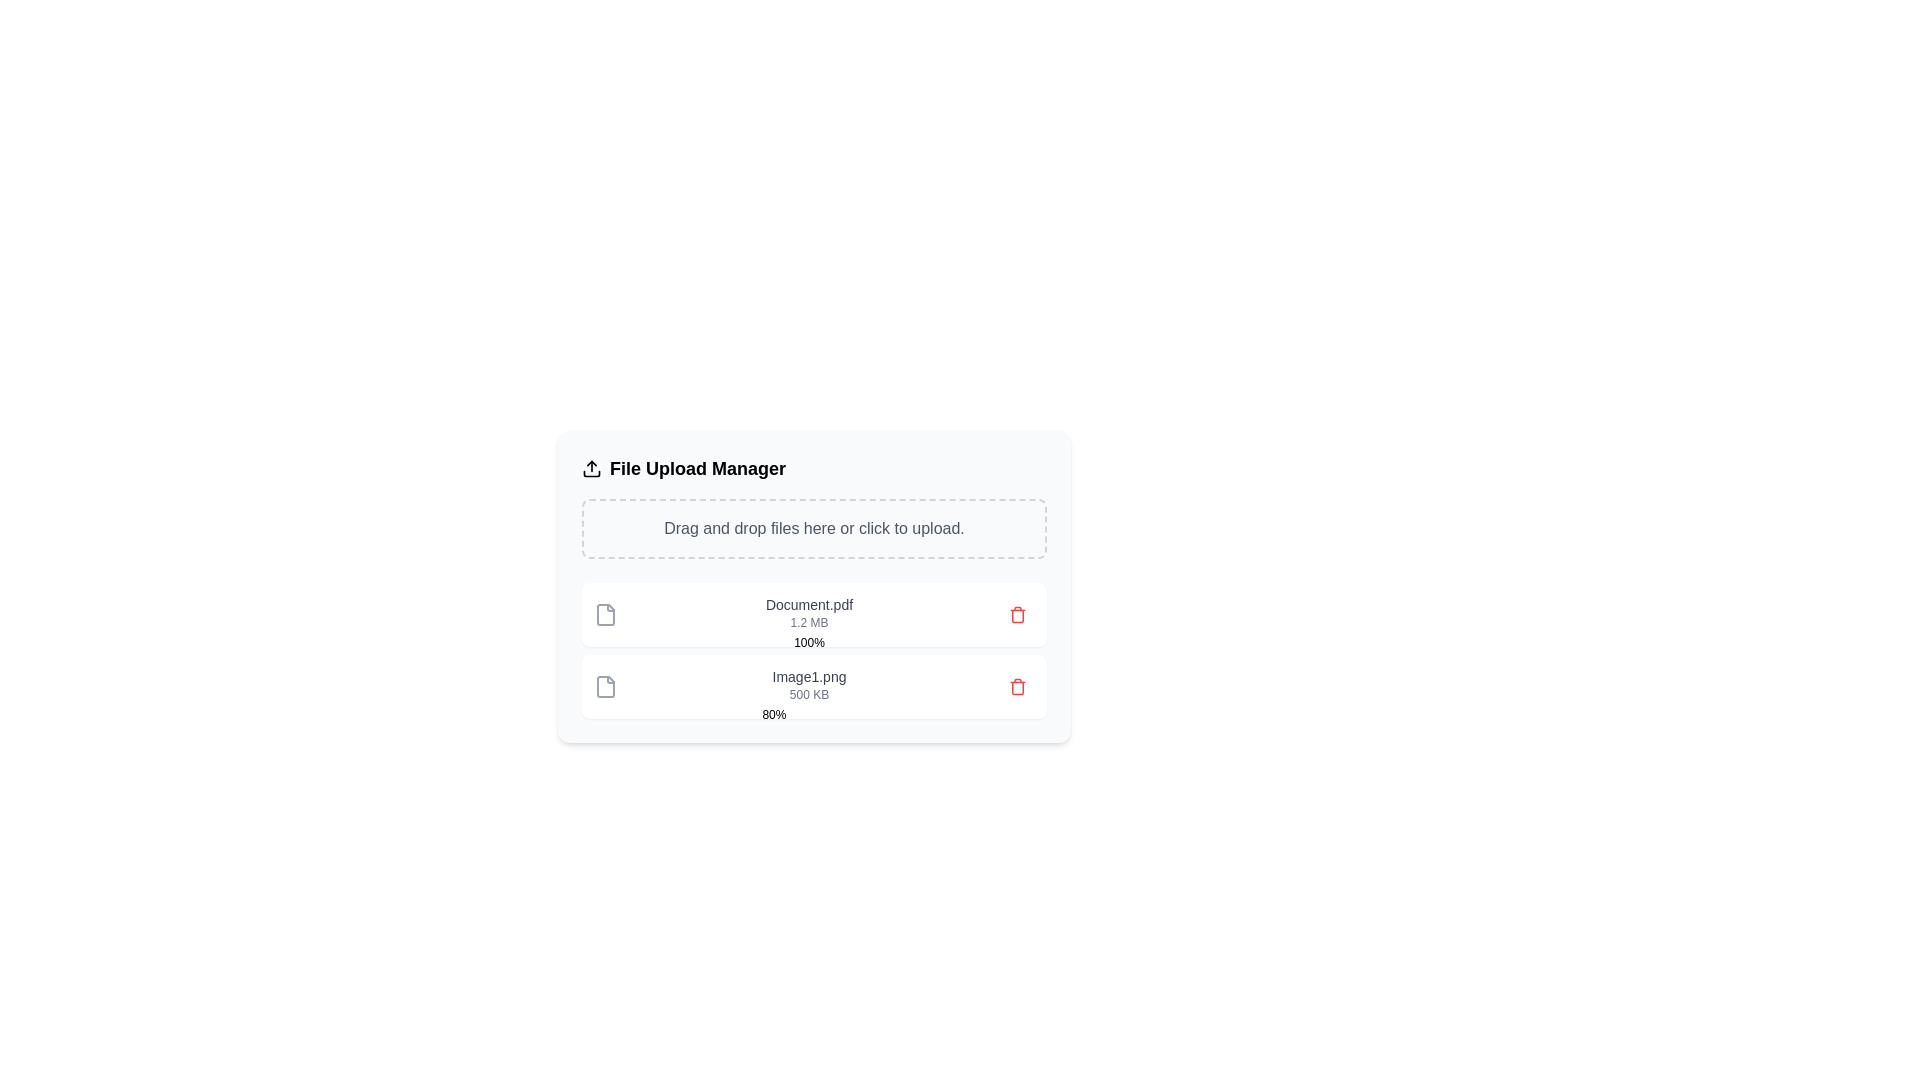 This screenshot has width=1920, height=1080. Describe the element at coordinates (809, 604) in the screenshot. I see `text content of the Text label that identifies the file in the upload interface, which is positioned above the '1.2 MB' text` at that location.